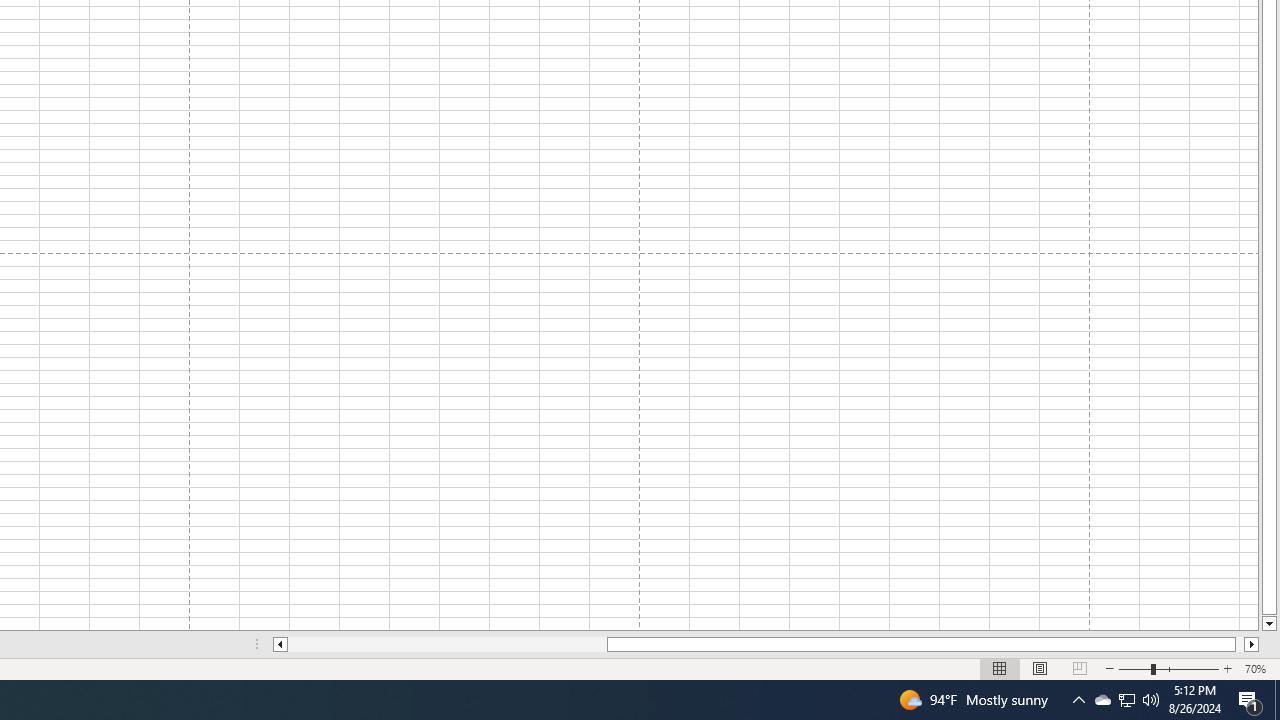 This screenshot has width=1280, height=720. What do you see at coordinates (278, 644) in the screenshot?
I see `'Column left'` at bounding box center [278, 644].